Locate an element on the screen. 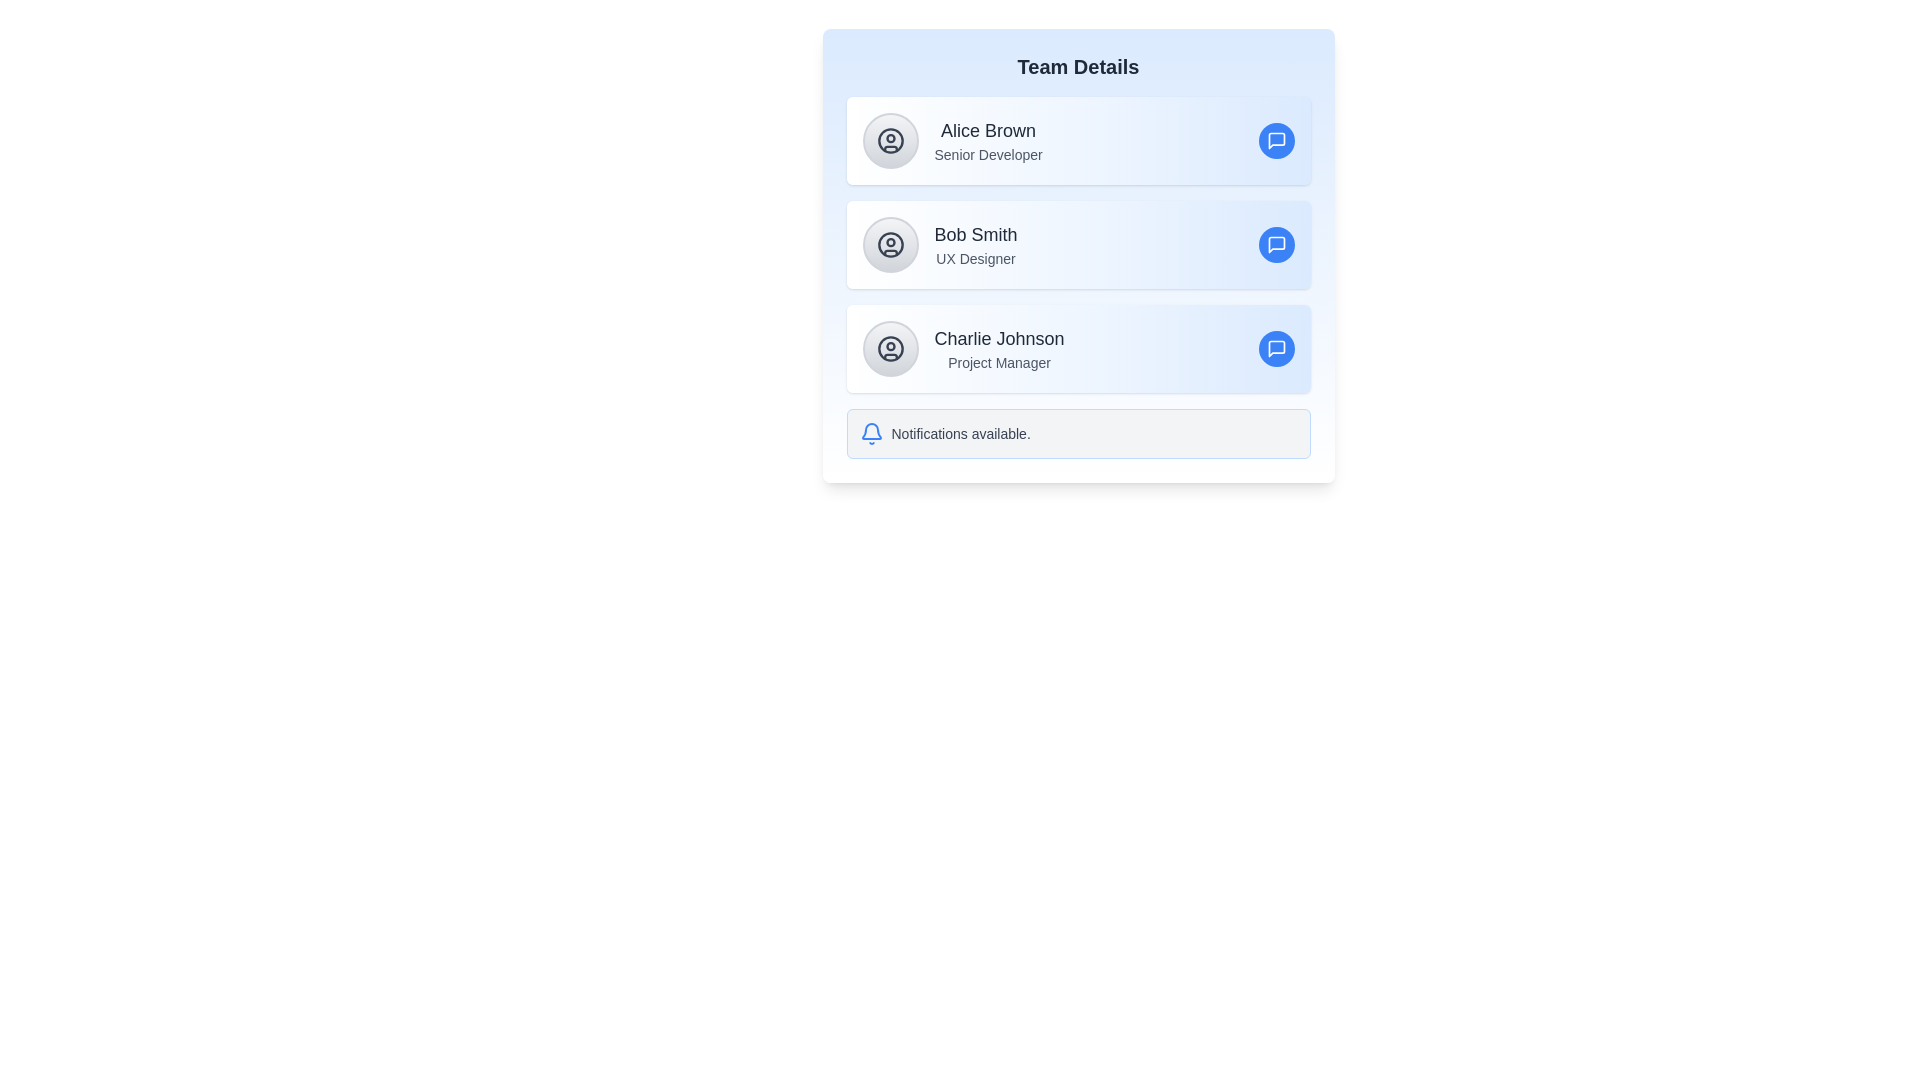 This screenshot has width=1920, height=1080. the profile icon representing 'Bob Smith (UX Designer)', which is the second profile icon in the list of users is located at coordinates (889, 244).